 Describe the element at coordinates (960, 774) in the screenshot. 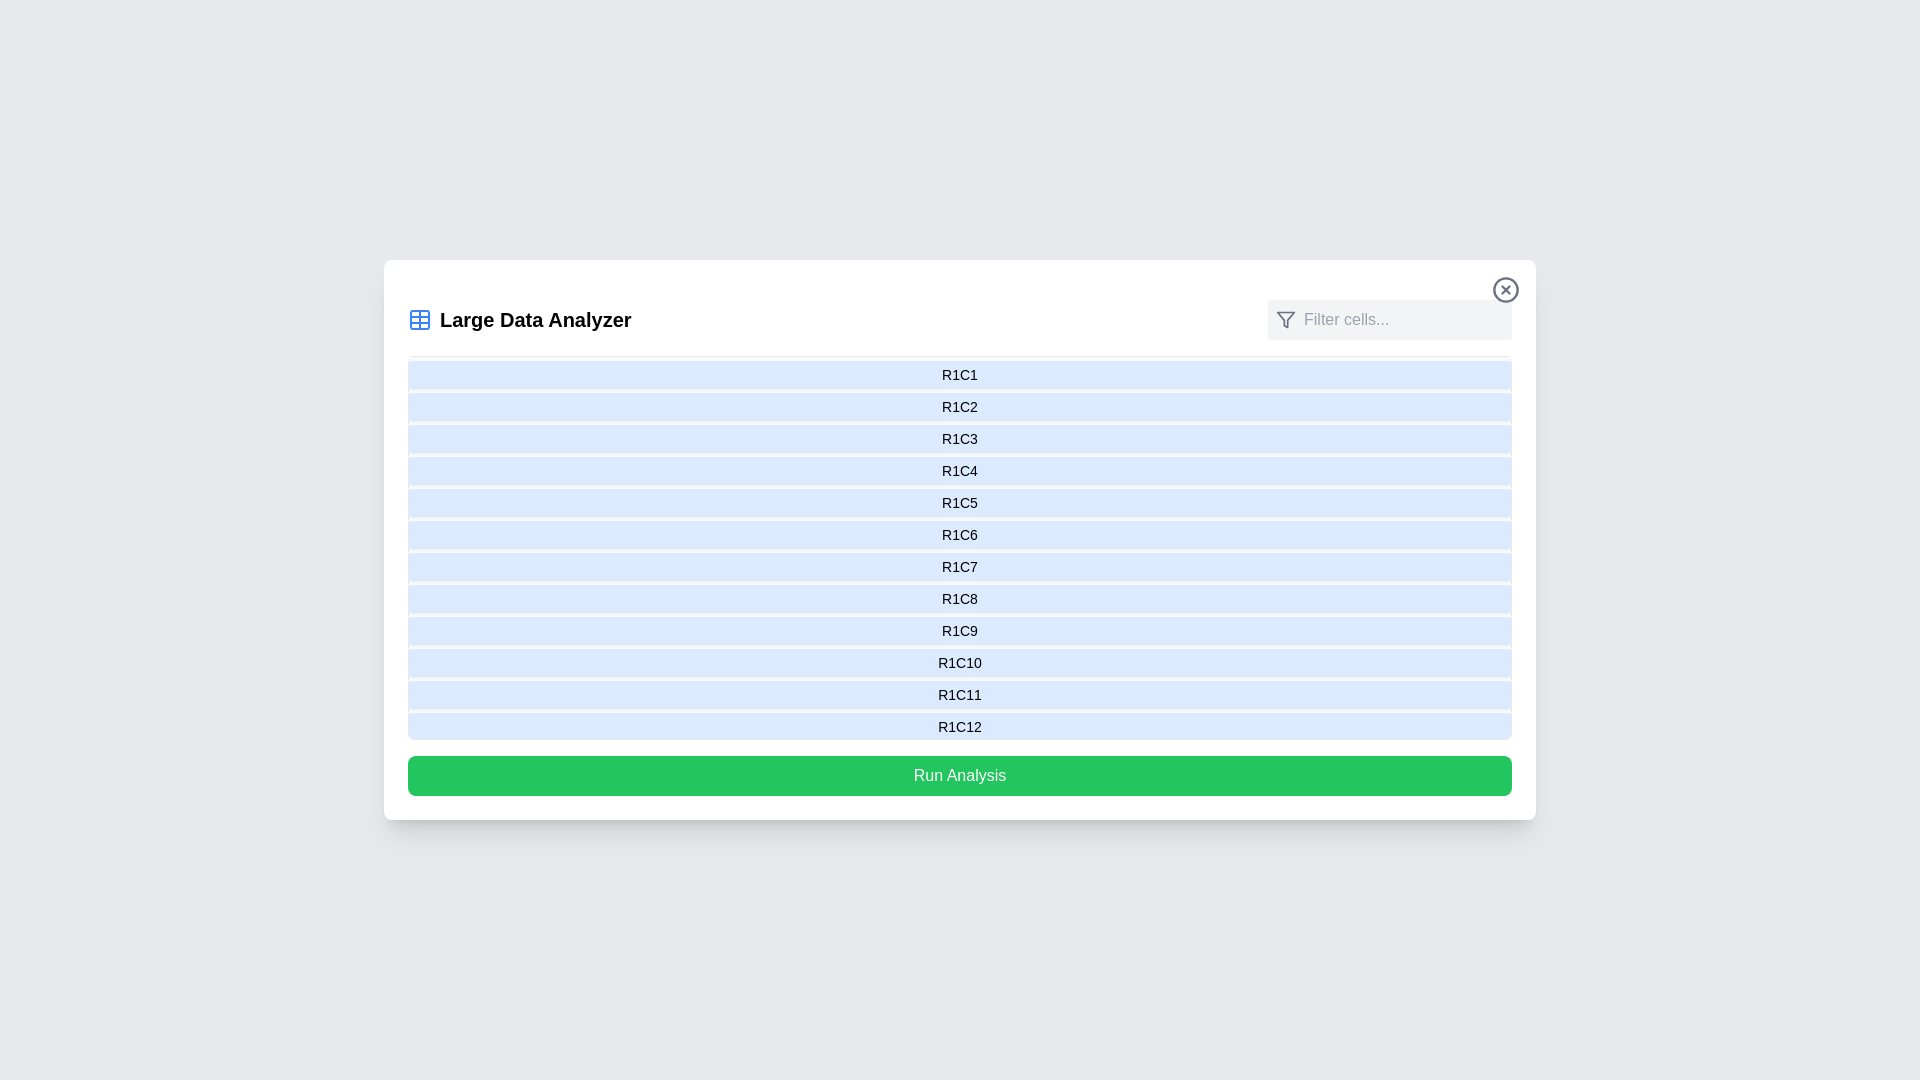

I see `'Run Analysis' button to start the analysis` at that location.